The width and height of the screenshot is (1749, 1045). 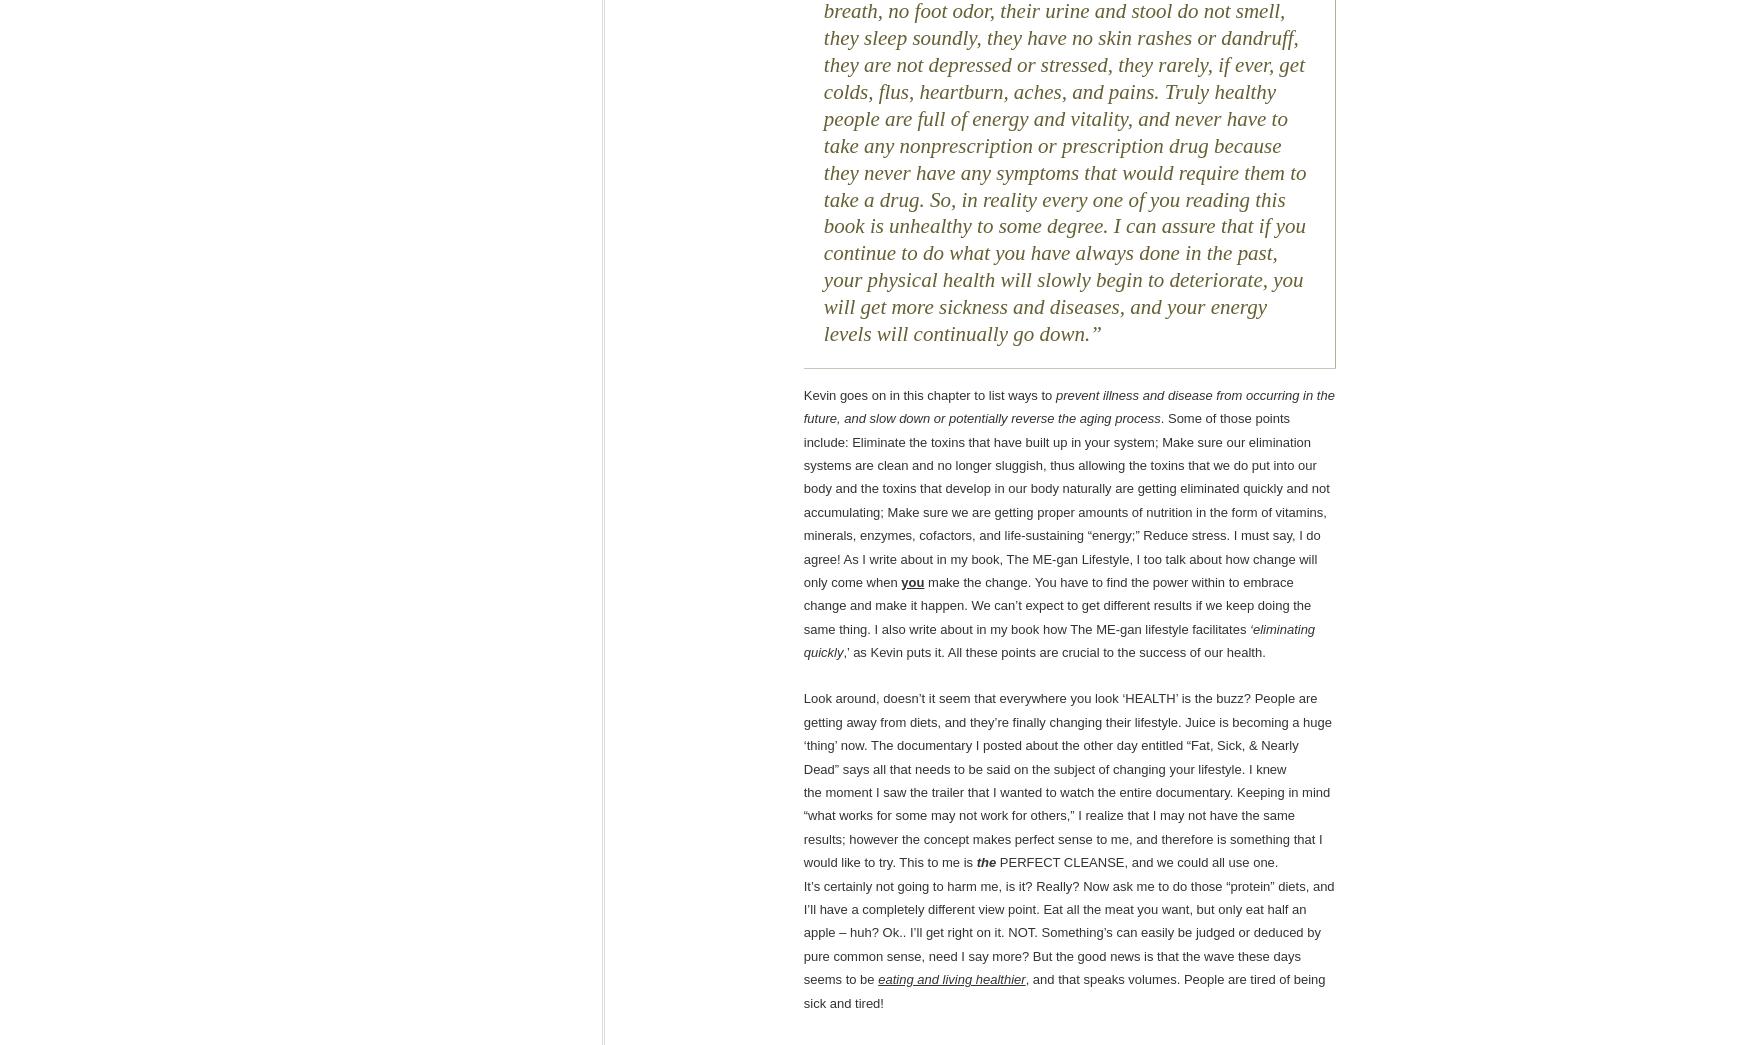 I want to click on '‘eliminating quickly', so click(x=1059, y=640).